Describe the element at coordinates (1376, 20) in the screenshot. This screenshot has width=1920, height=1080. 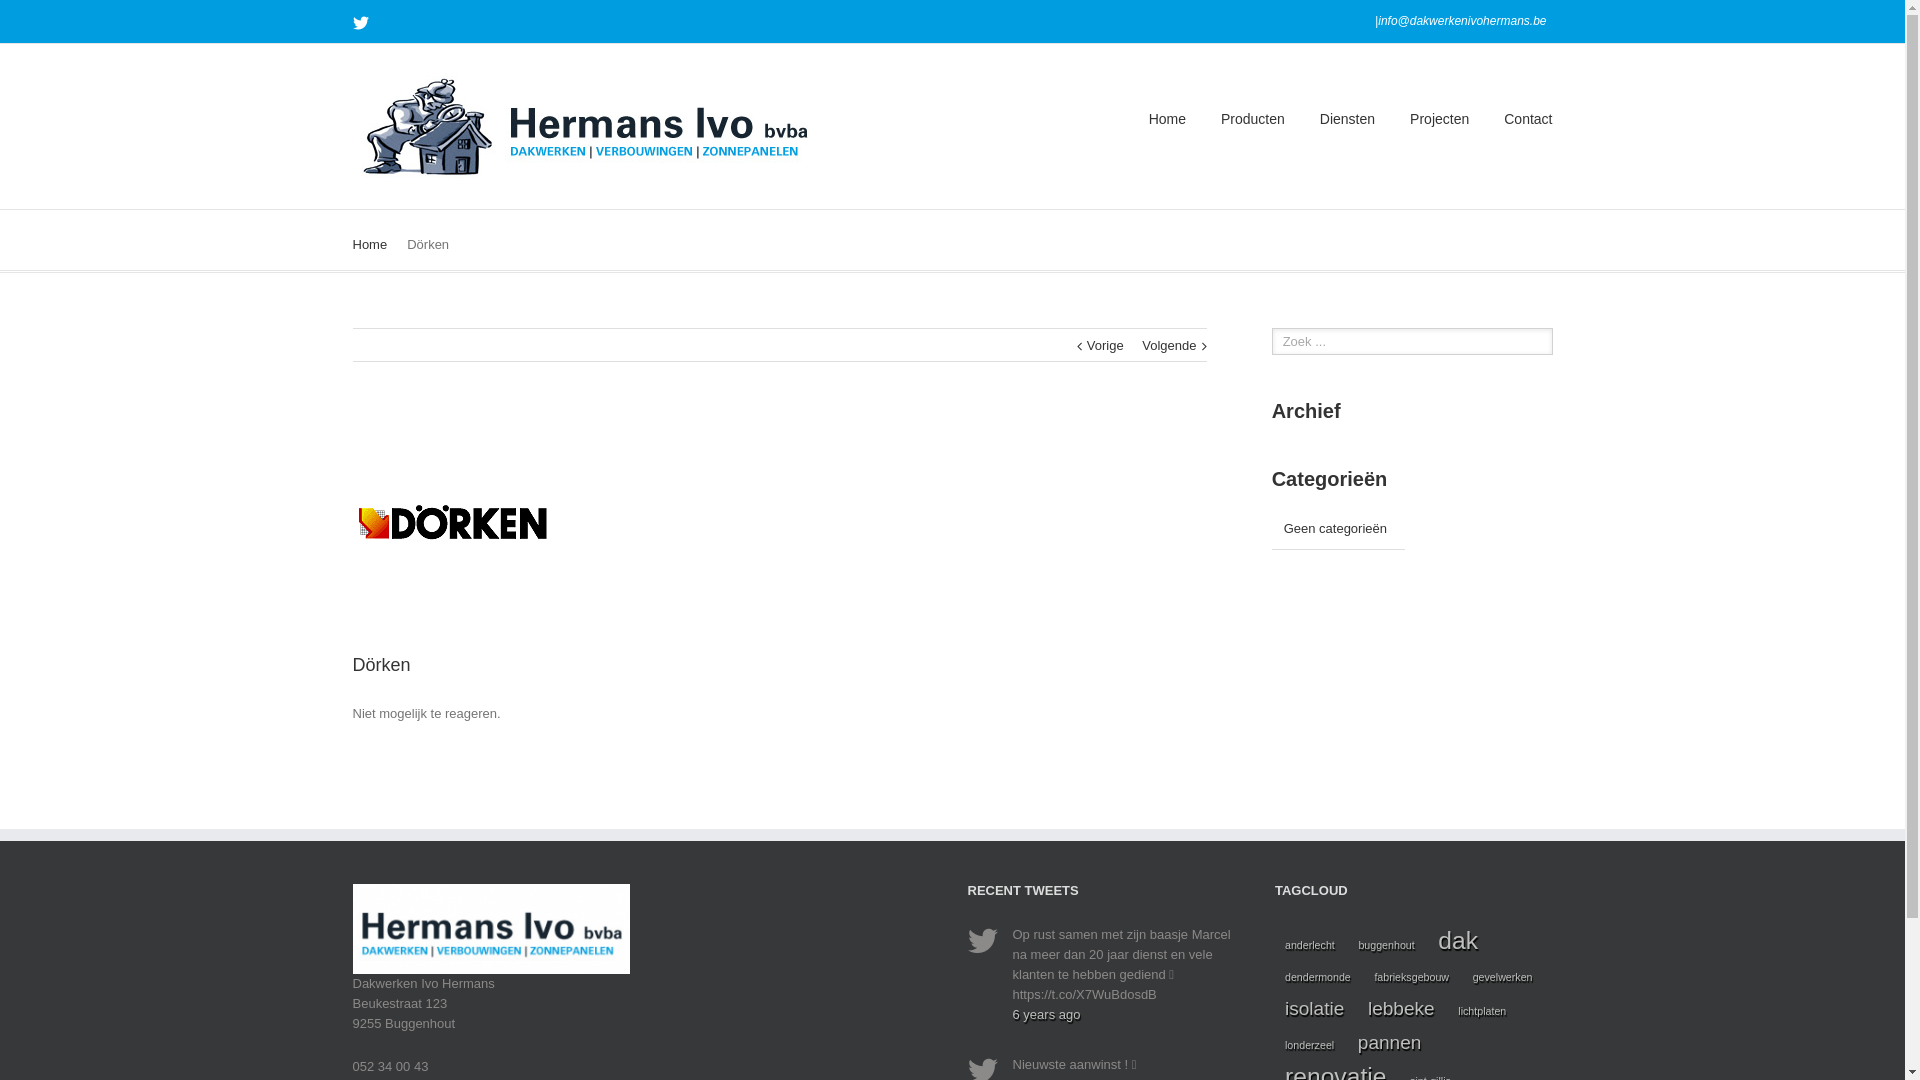
I see `'info@dakwerkenivohermans.be'` at that location.